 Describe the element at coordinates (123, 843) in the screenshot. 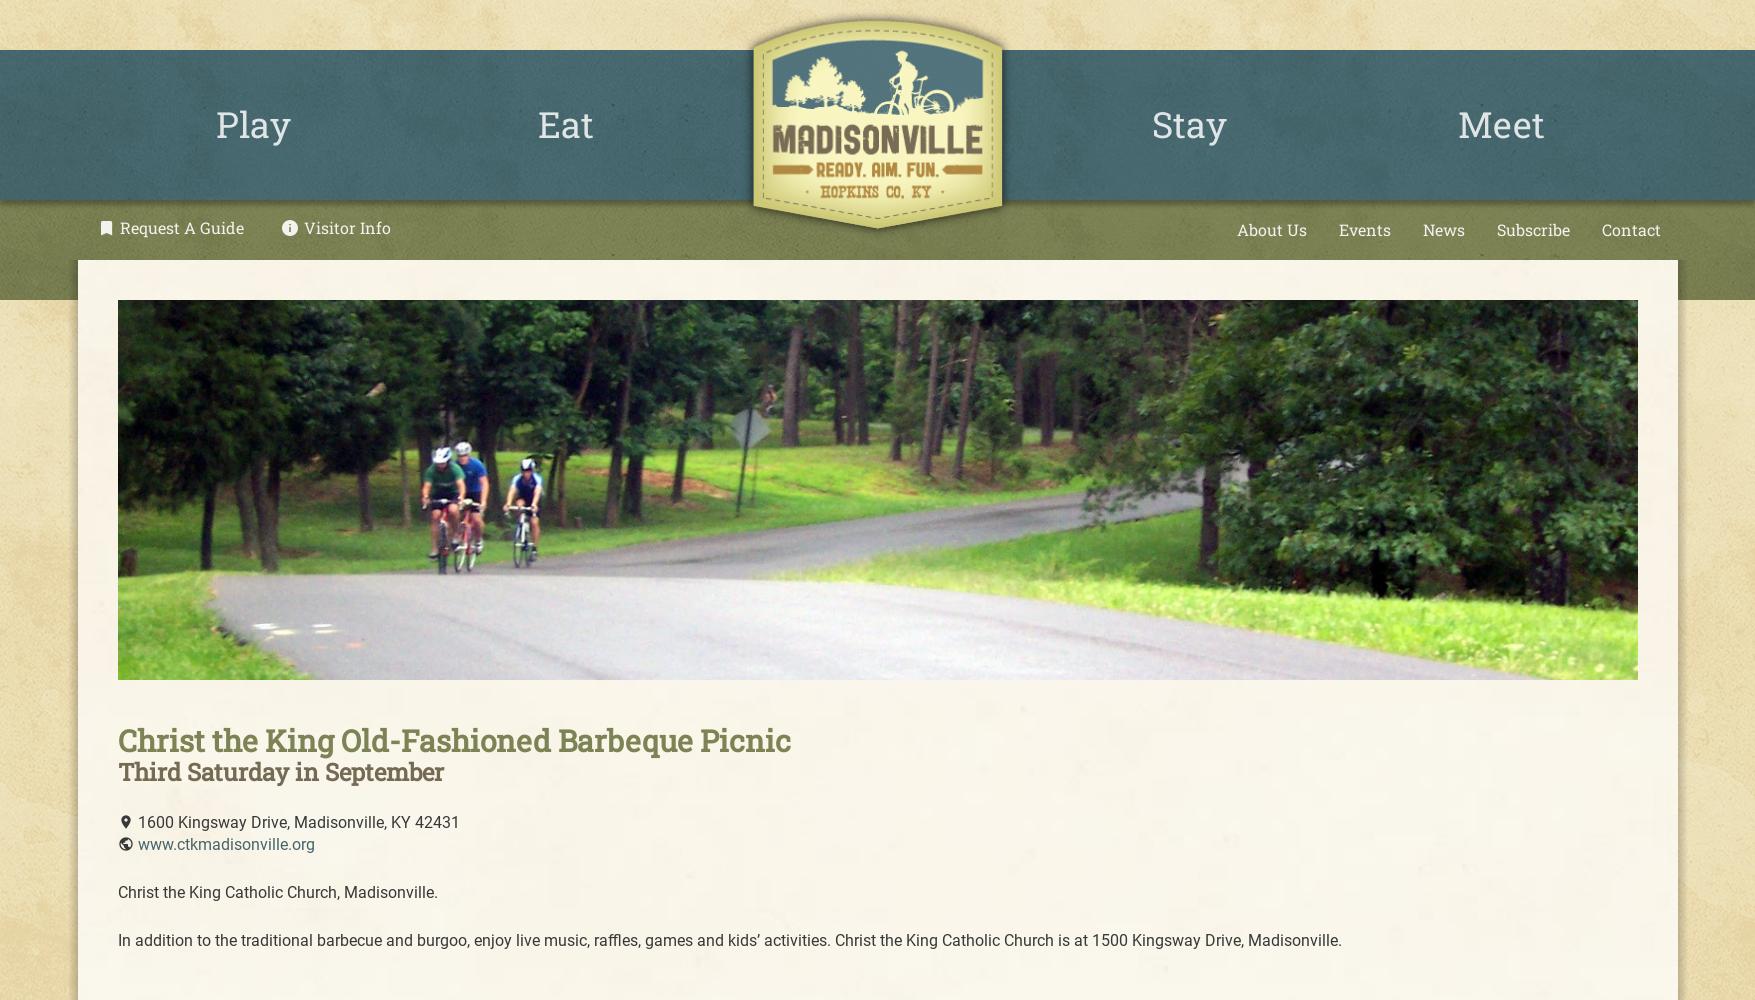

I see `'public'` at that location.